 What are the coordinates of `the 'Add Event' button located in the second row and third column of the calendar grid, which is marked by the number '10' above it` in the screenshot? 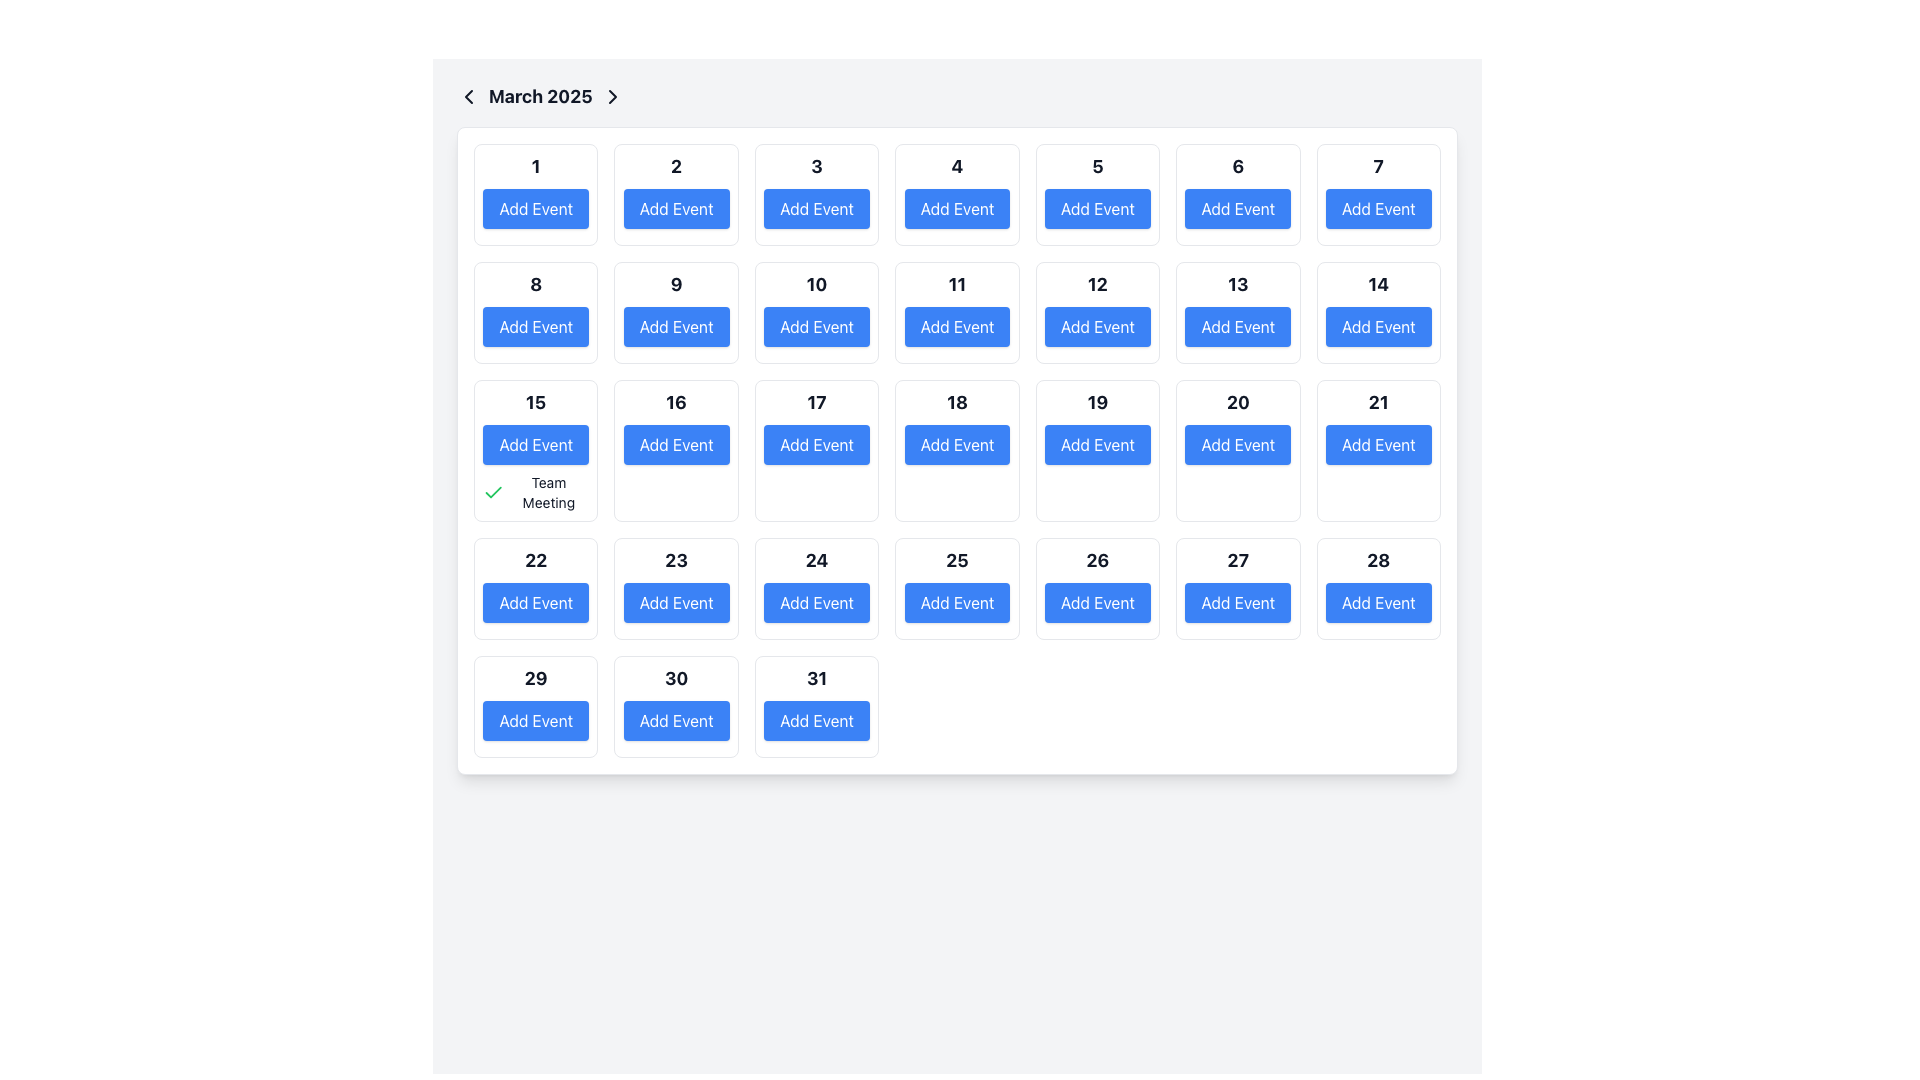 It's located at (817, 312).